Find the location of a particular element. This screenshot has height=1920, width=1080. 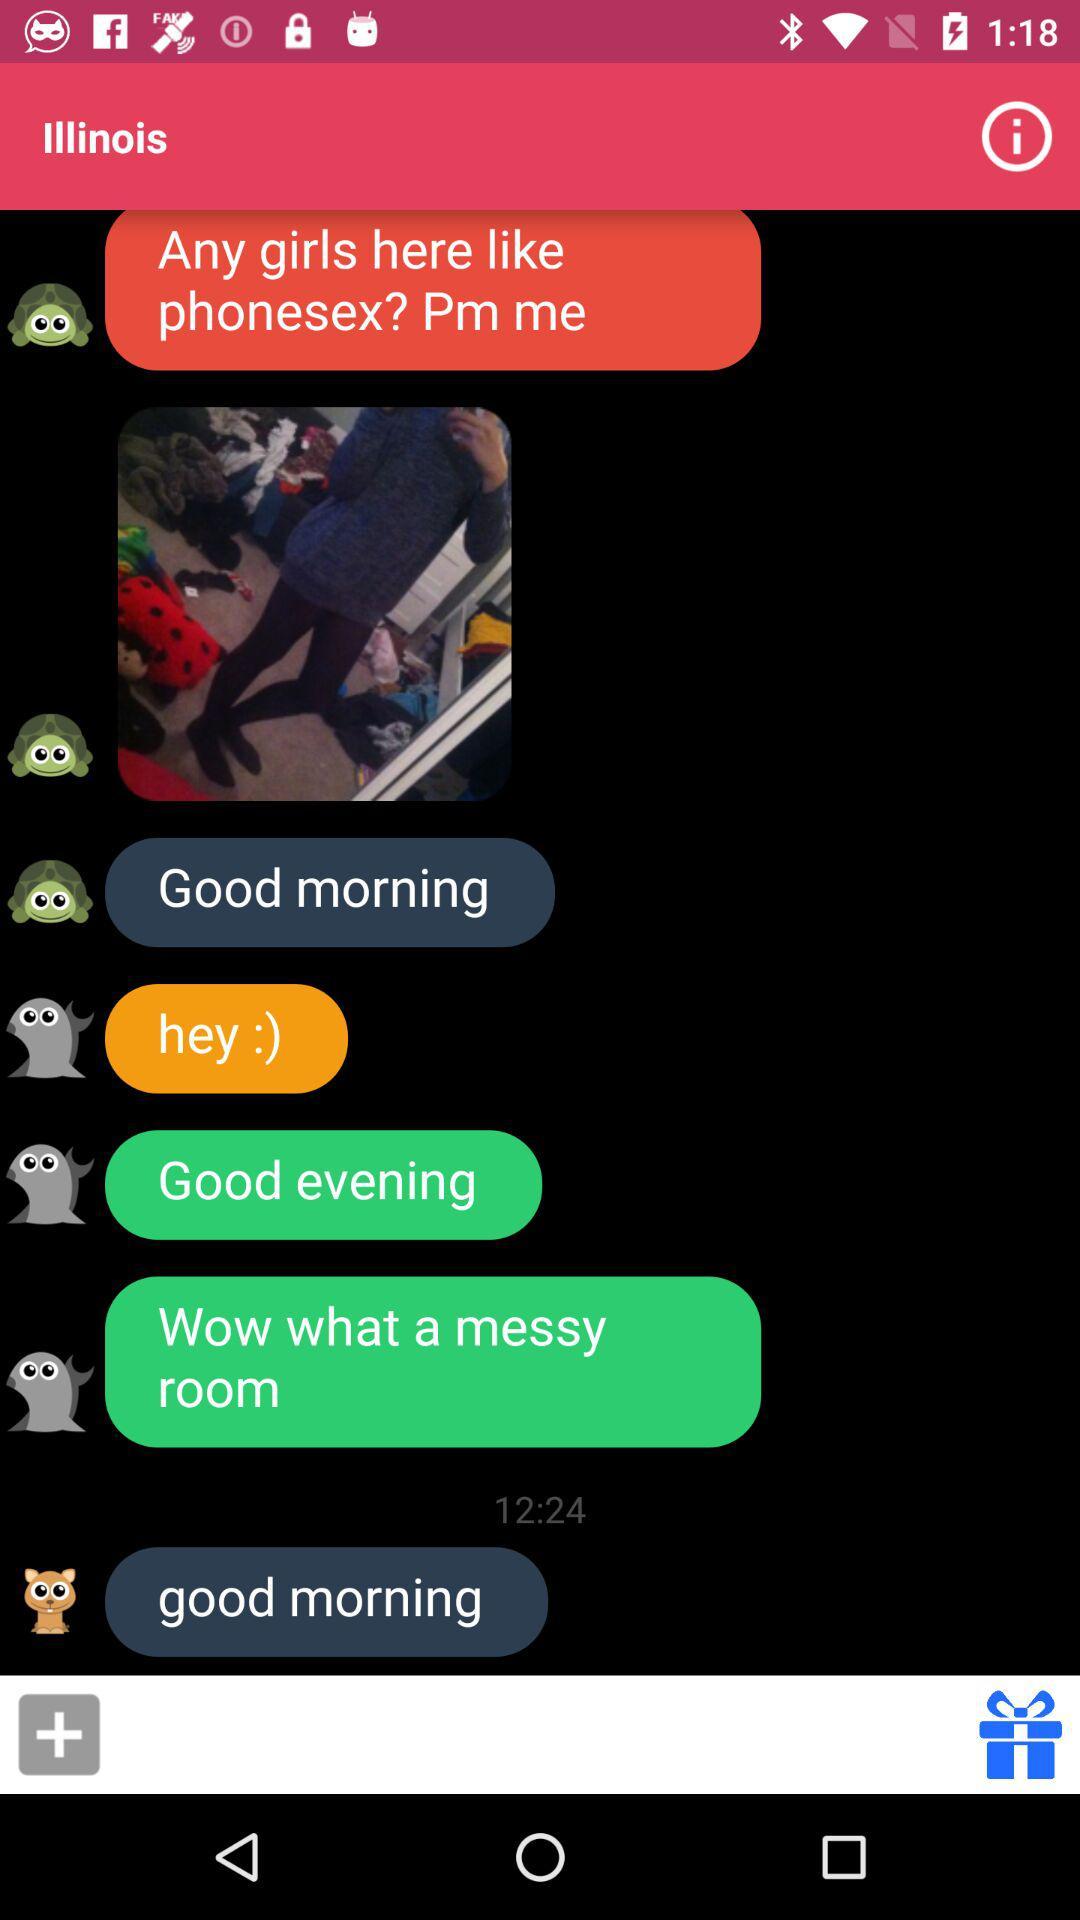

hey :) is located at coordinates (225, 1038).